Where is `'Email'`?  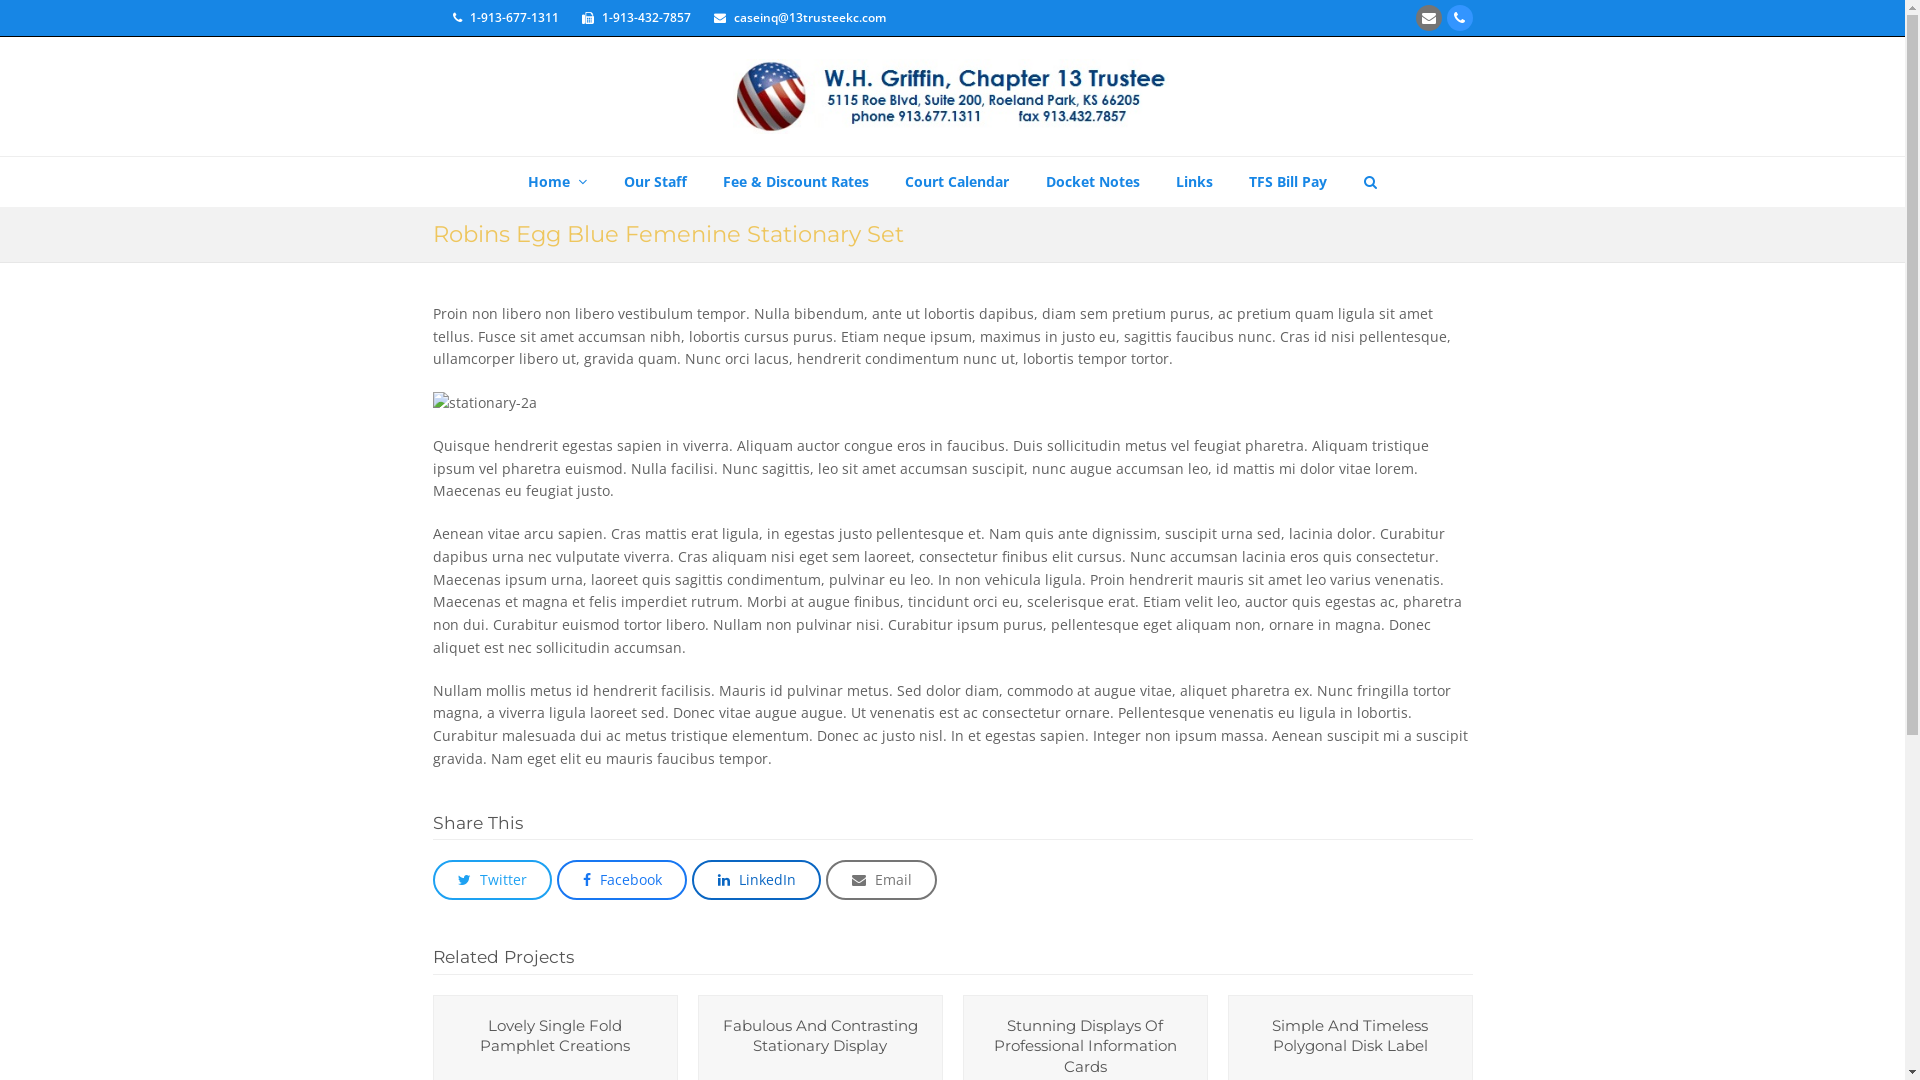
'Email' is located at coordinates (880, 878).